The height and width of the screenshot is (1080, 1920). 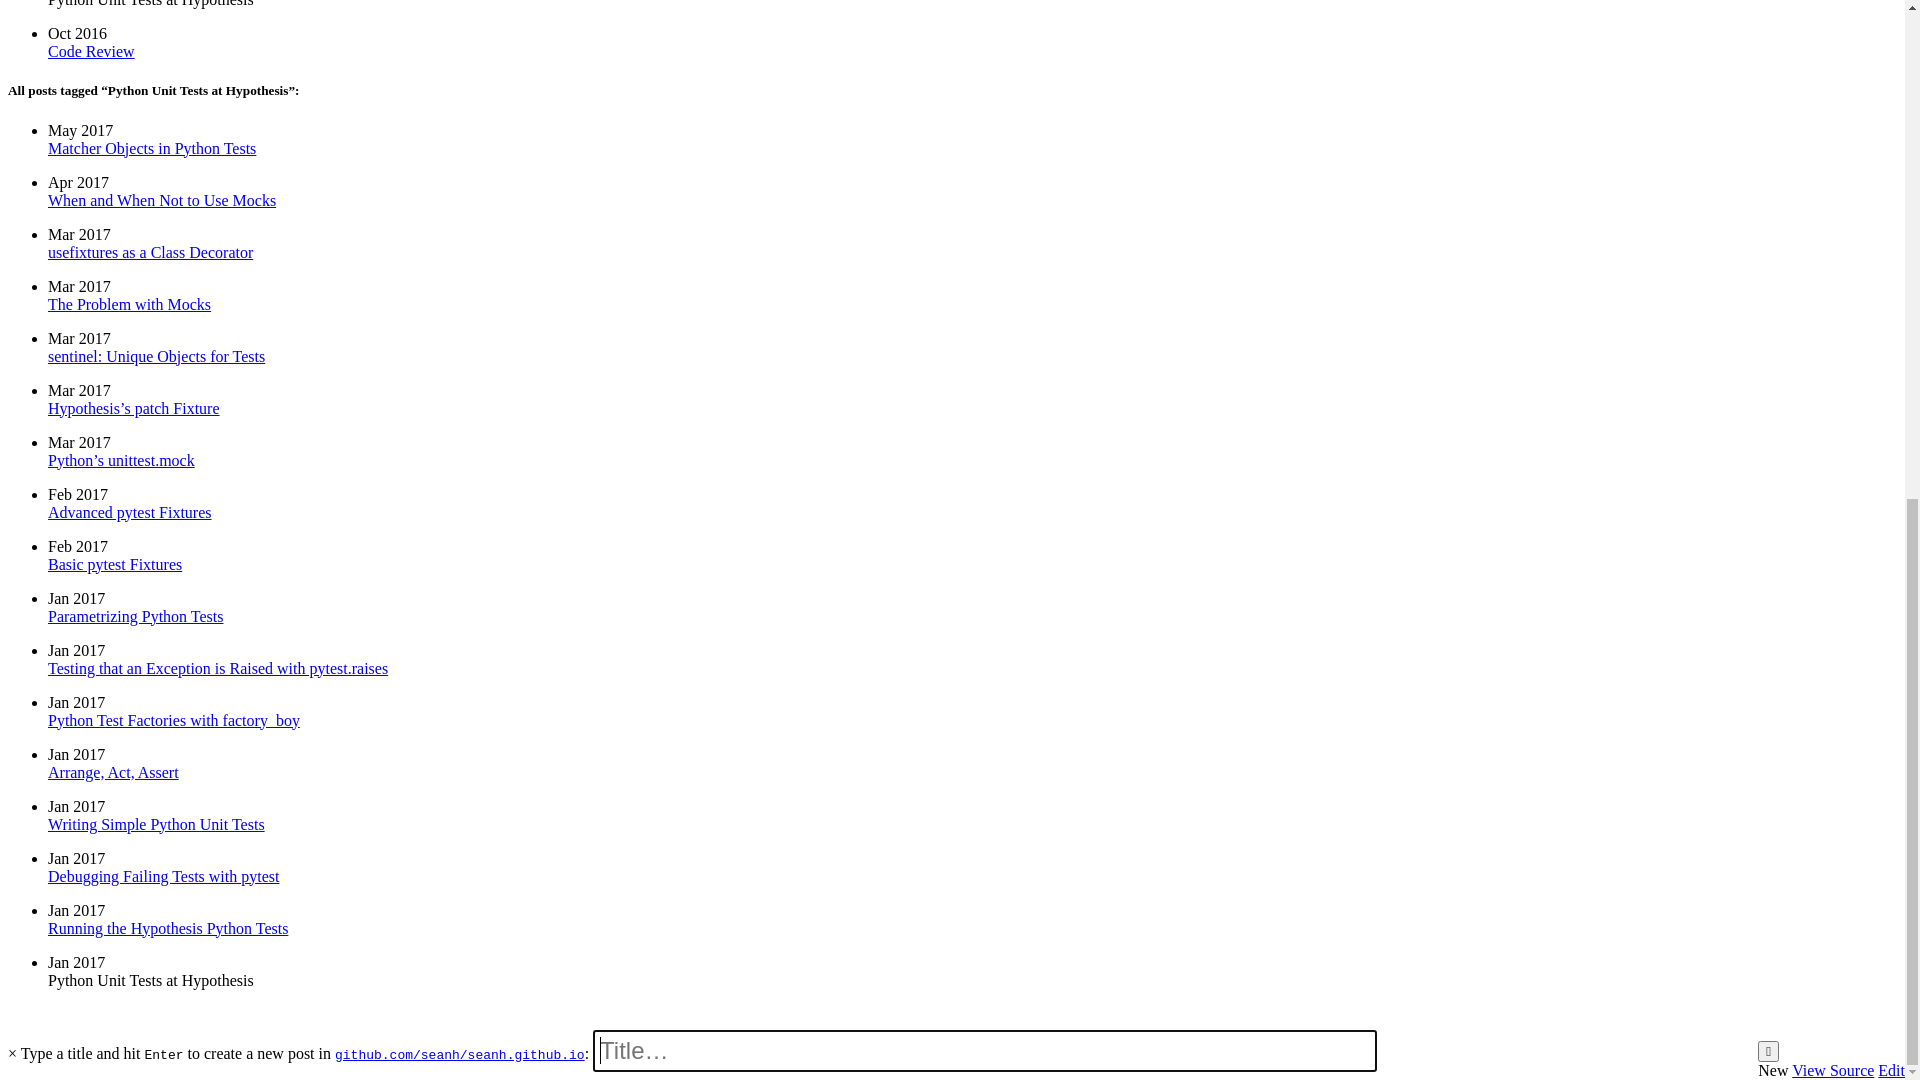 I want to click on 'sentinel: Unique Objects for Tests', so click(x=48, y=340).